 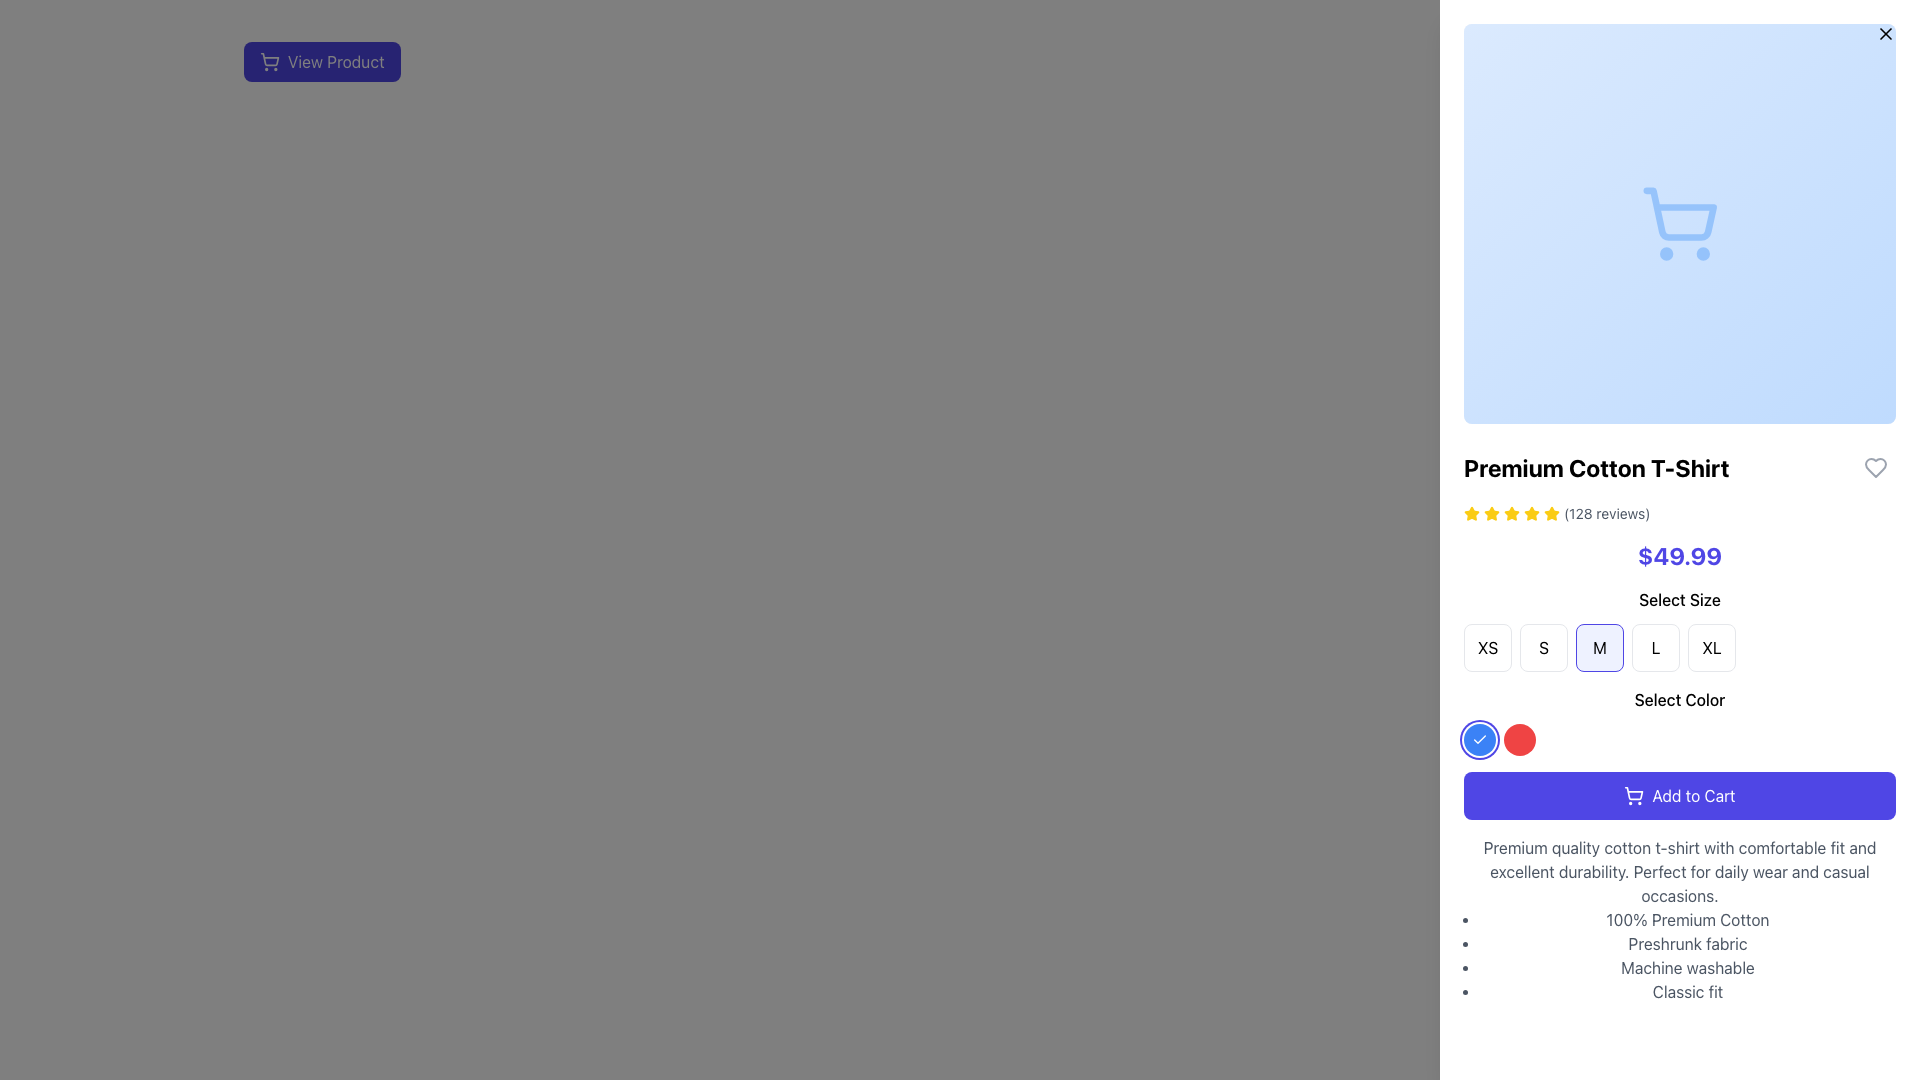 What do you see at coordinates (1885, 34) in the screenshot?
I see `the small circular button displaying an 'X' icon located in the top-right corner of the product listing section` at bounding box center [1885, 34].